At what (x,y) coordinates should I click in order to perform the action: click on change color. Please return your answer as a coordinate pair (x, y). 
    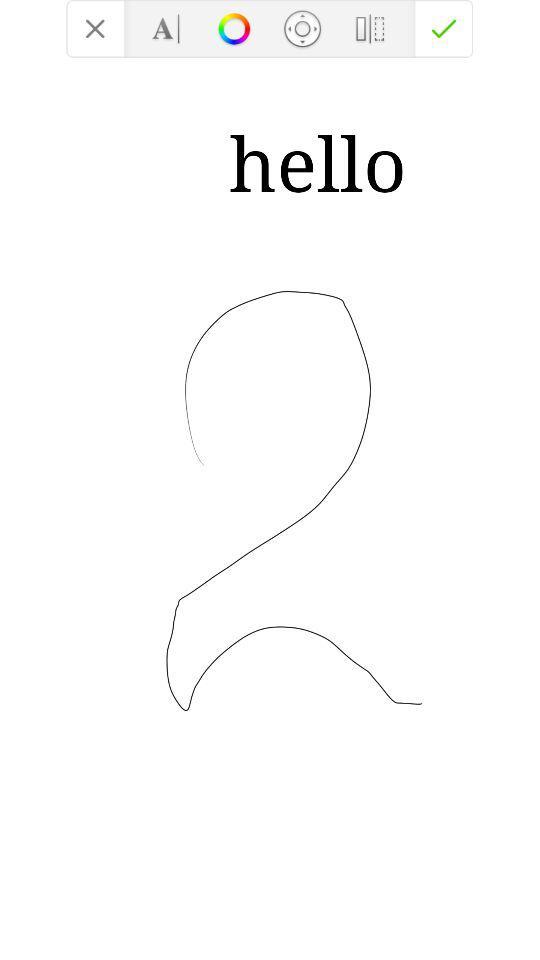
    Looking at the image, I should click on (233, 27).